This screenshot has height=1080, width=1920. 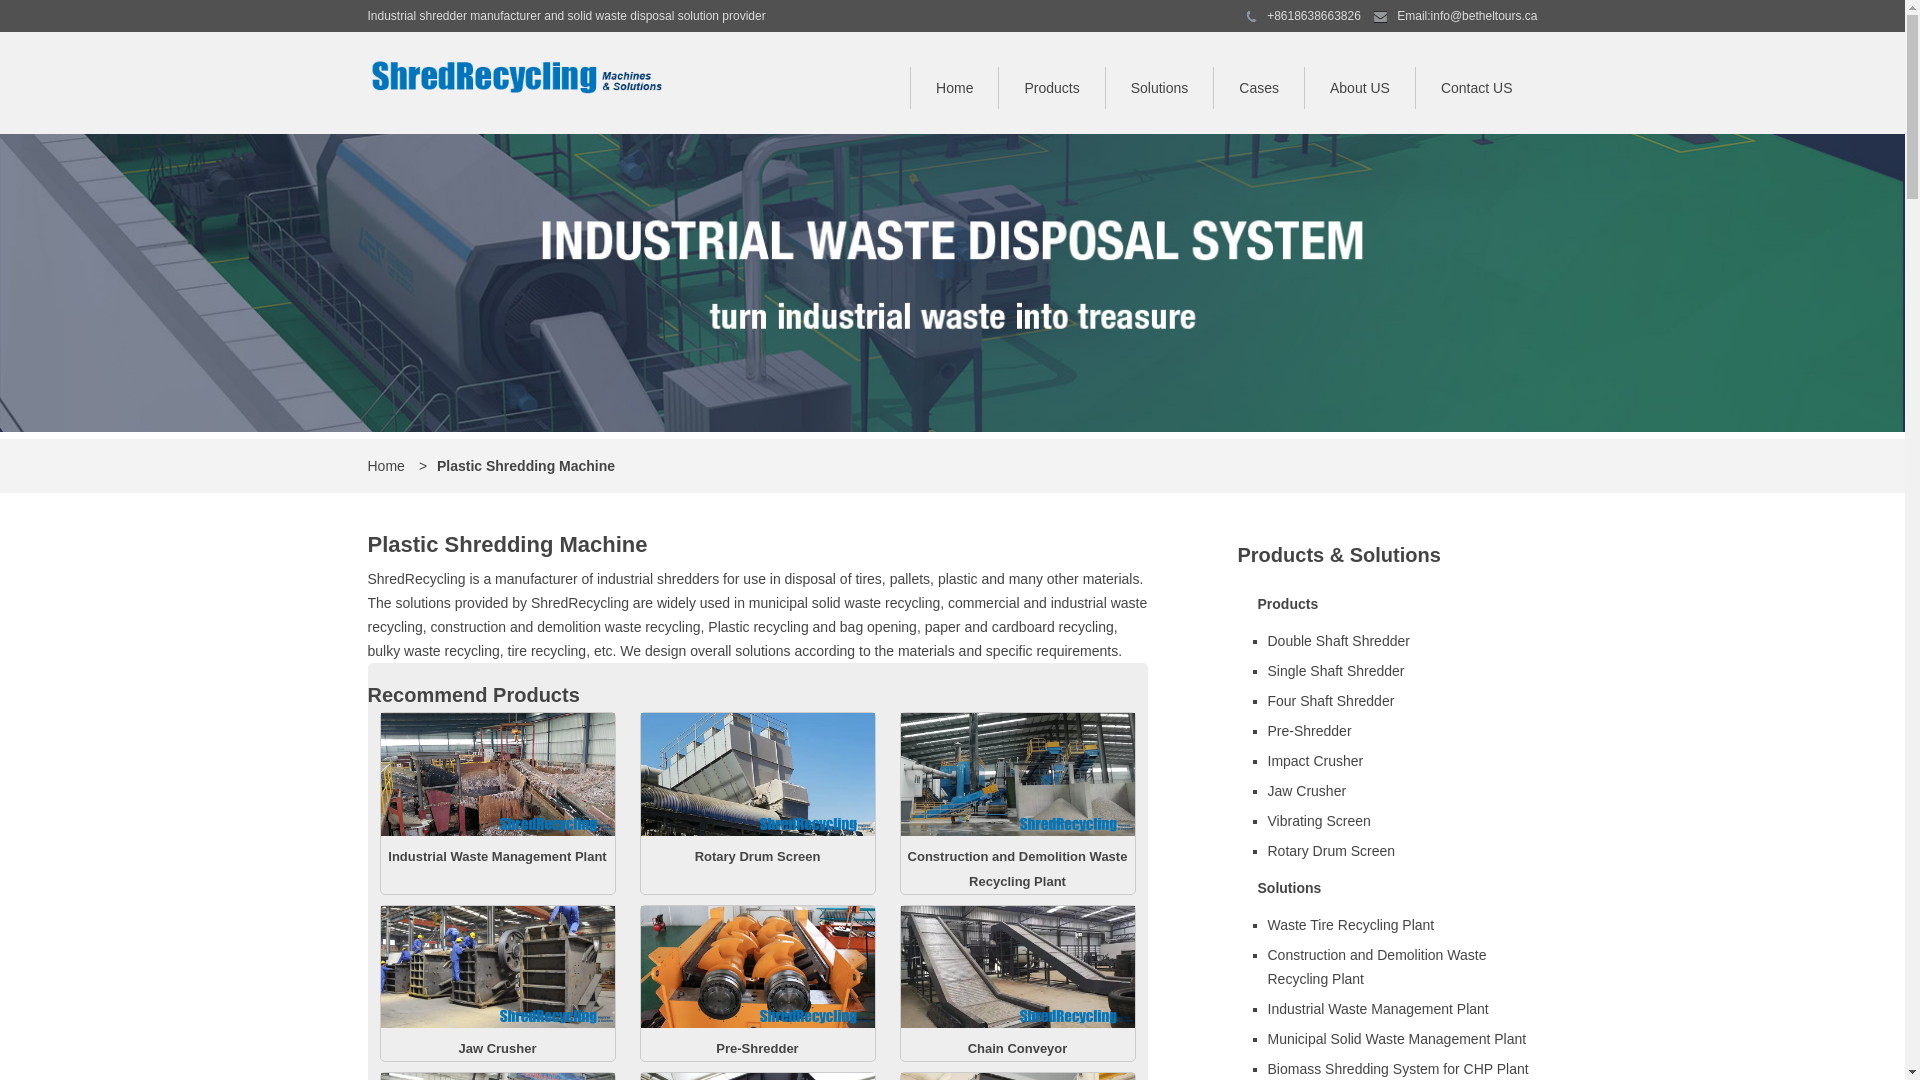 What do you see at coordinates (1476, 87) in the screenshot?
I see `'Contact US'` at bounding box center [1476, 87].